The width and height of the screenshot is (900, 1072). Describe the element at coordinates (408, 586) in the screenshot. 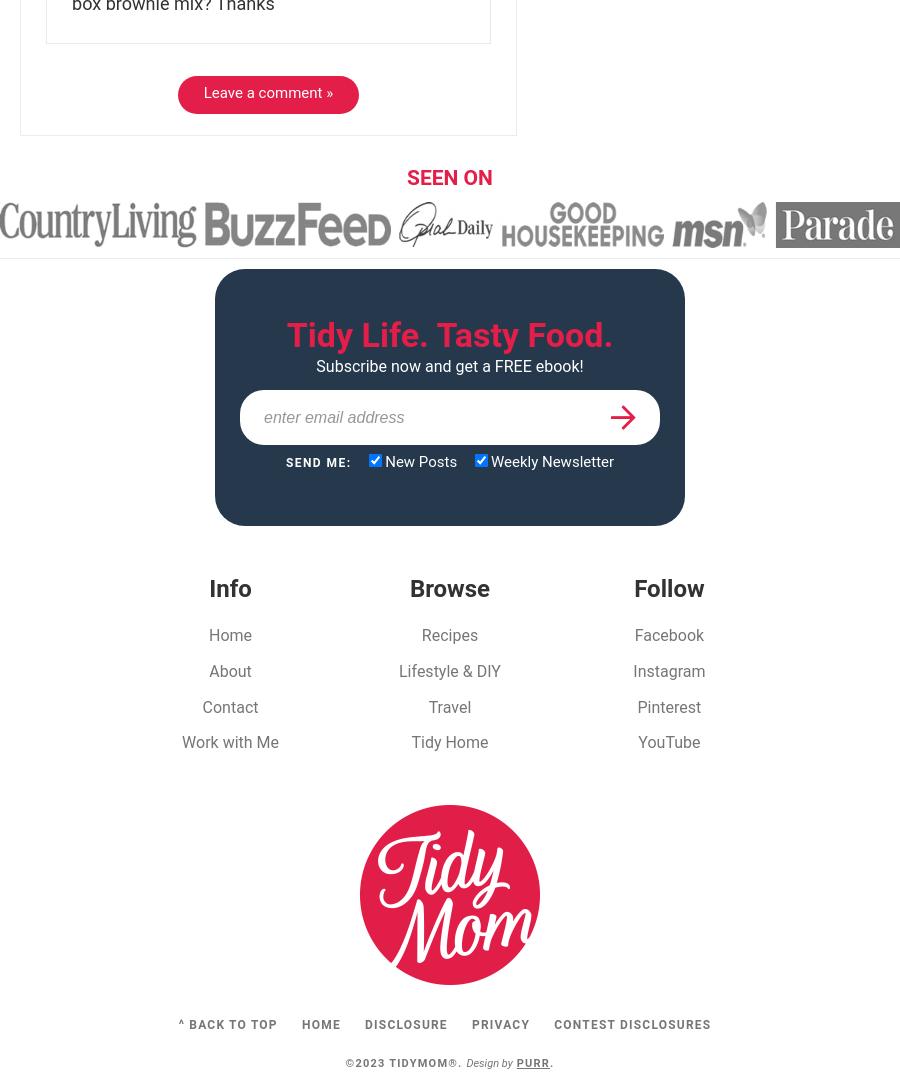

I see `'Browse'` at that location.